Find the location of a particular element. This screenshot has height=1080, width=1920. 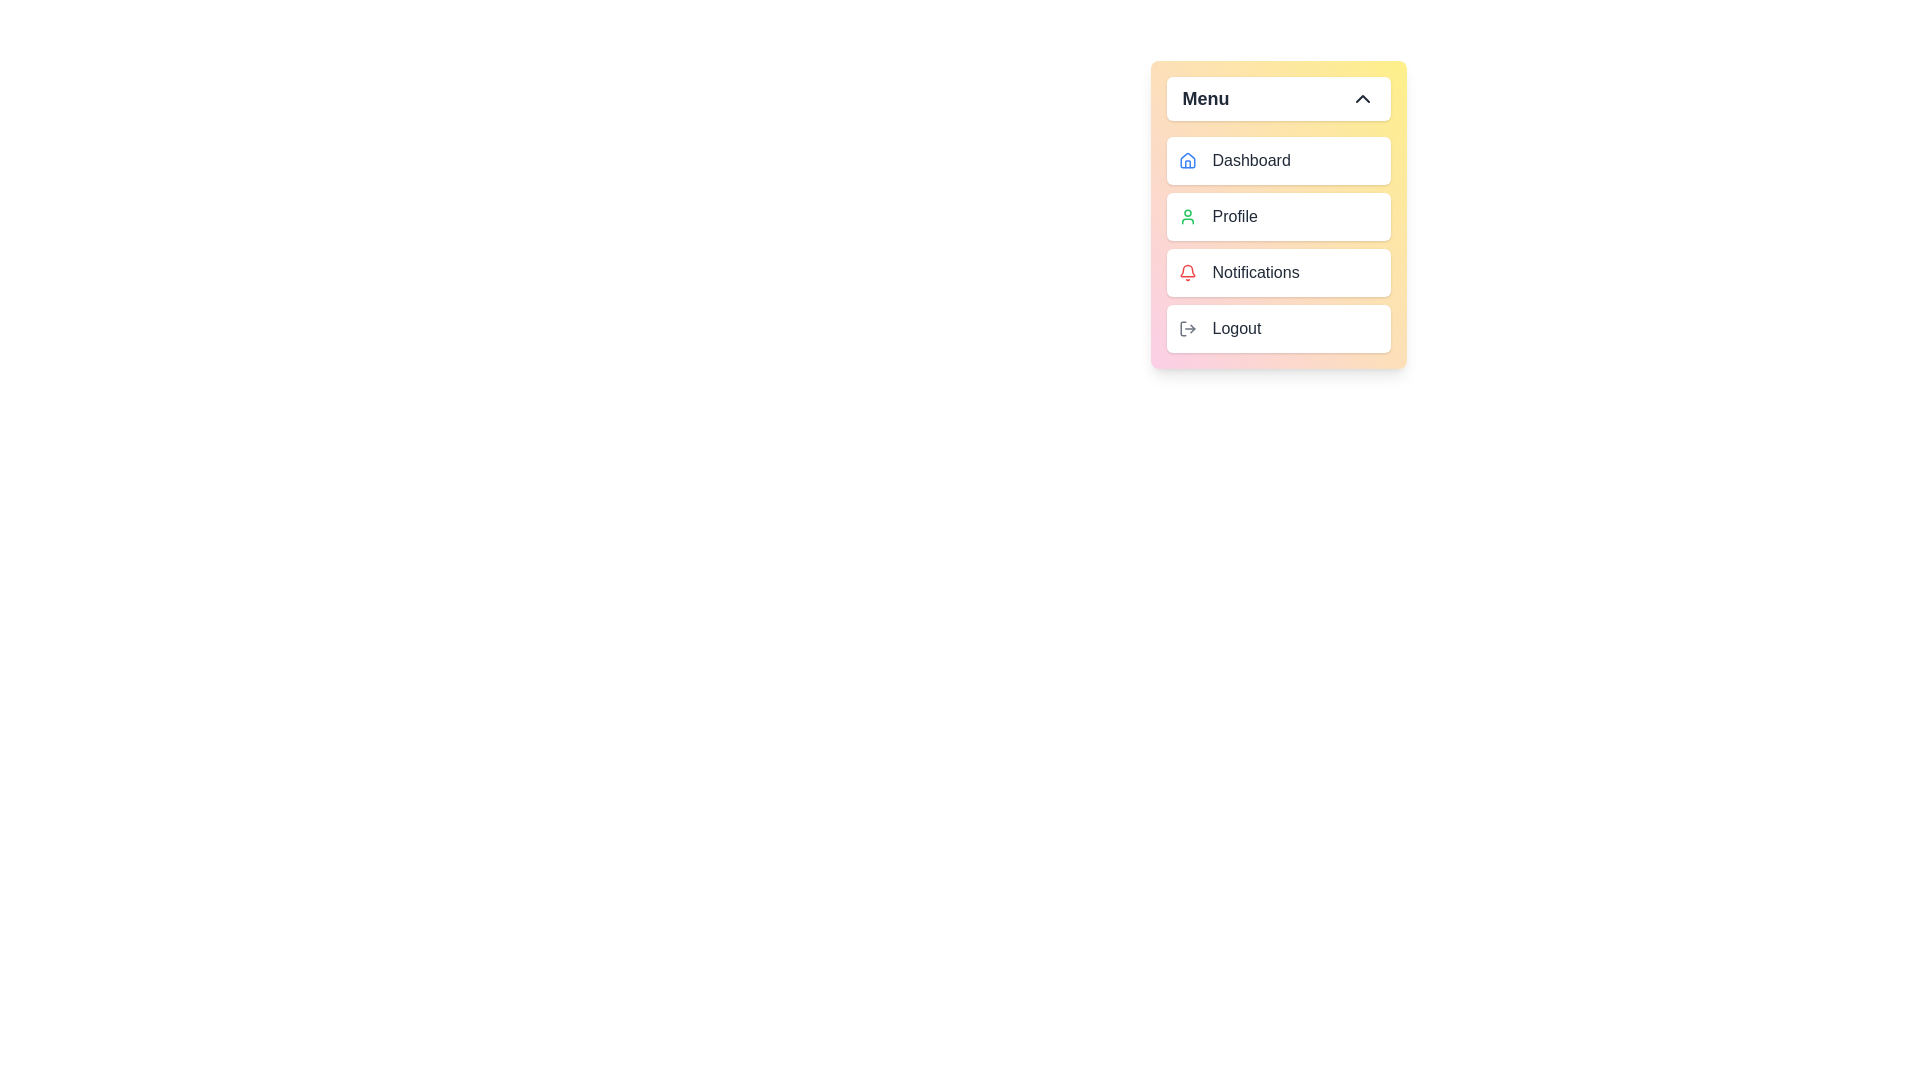

the menu item labeled Profile is located at coordinates (1277, 216).